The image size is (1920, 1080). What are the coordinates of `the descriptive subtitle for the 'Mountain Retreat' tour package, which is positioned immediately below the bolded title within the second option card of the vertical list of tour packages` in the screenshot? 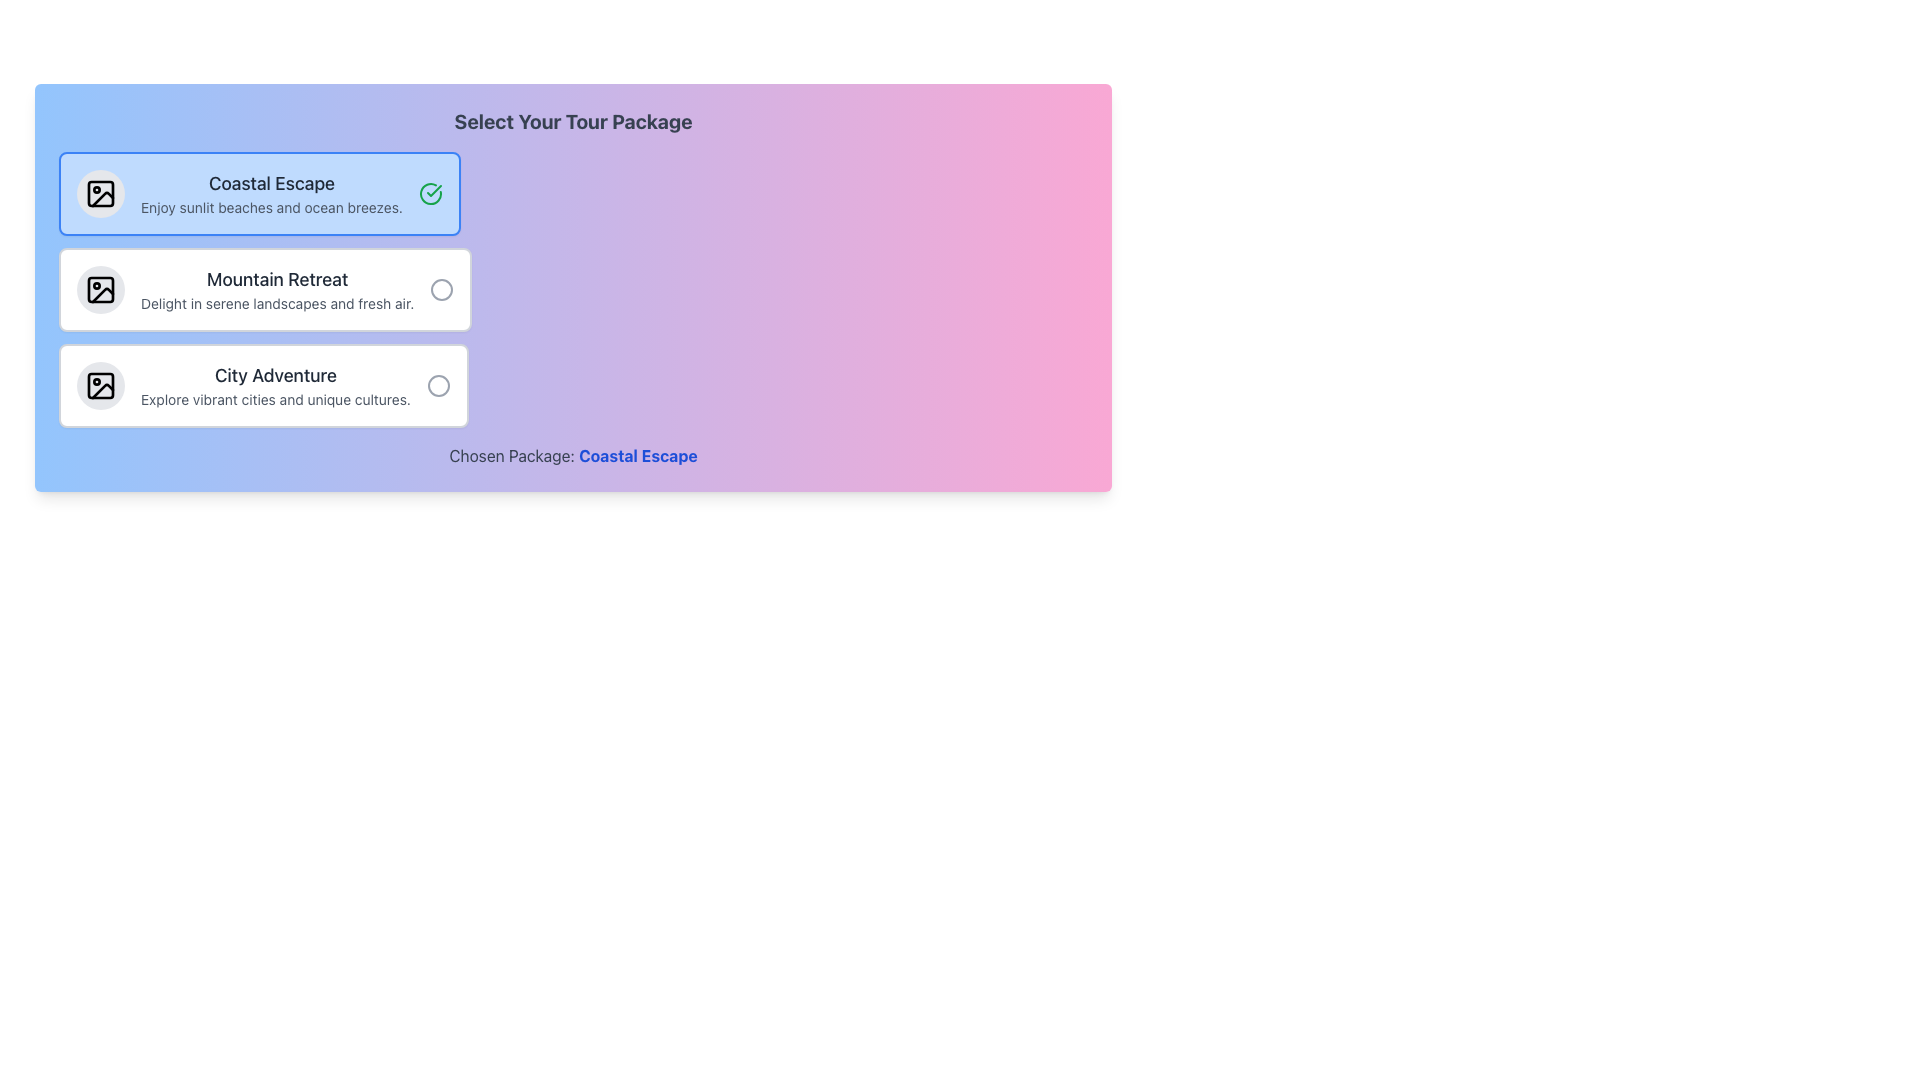 It's located at (276, 304).